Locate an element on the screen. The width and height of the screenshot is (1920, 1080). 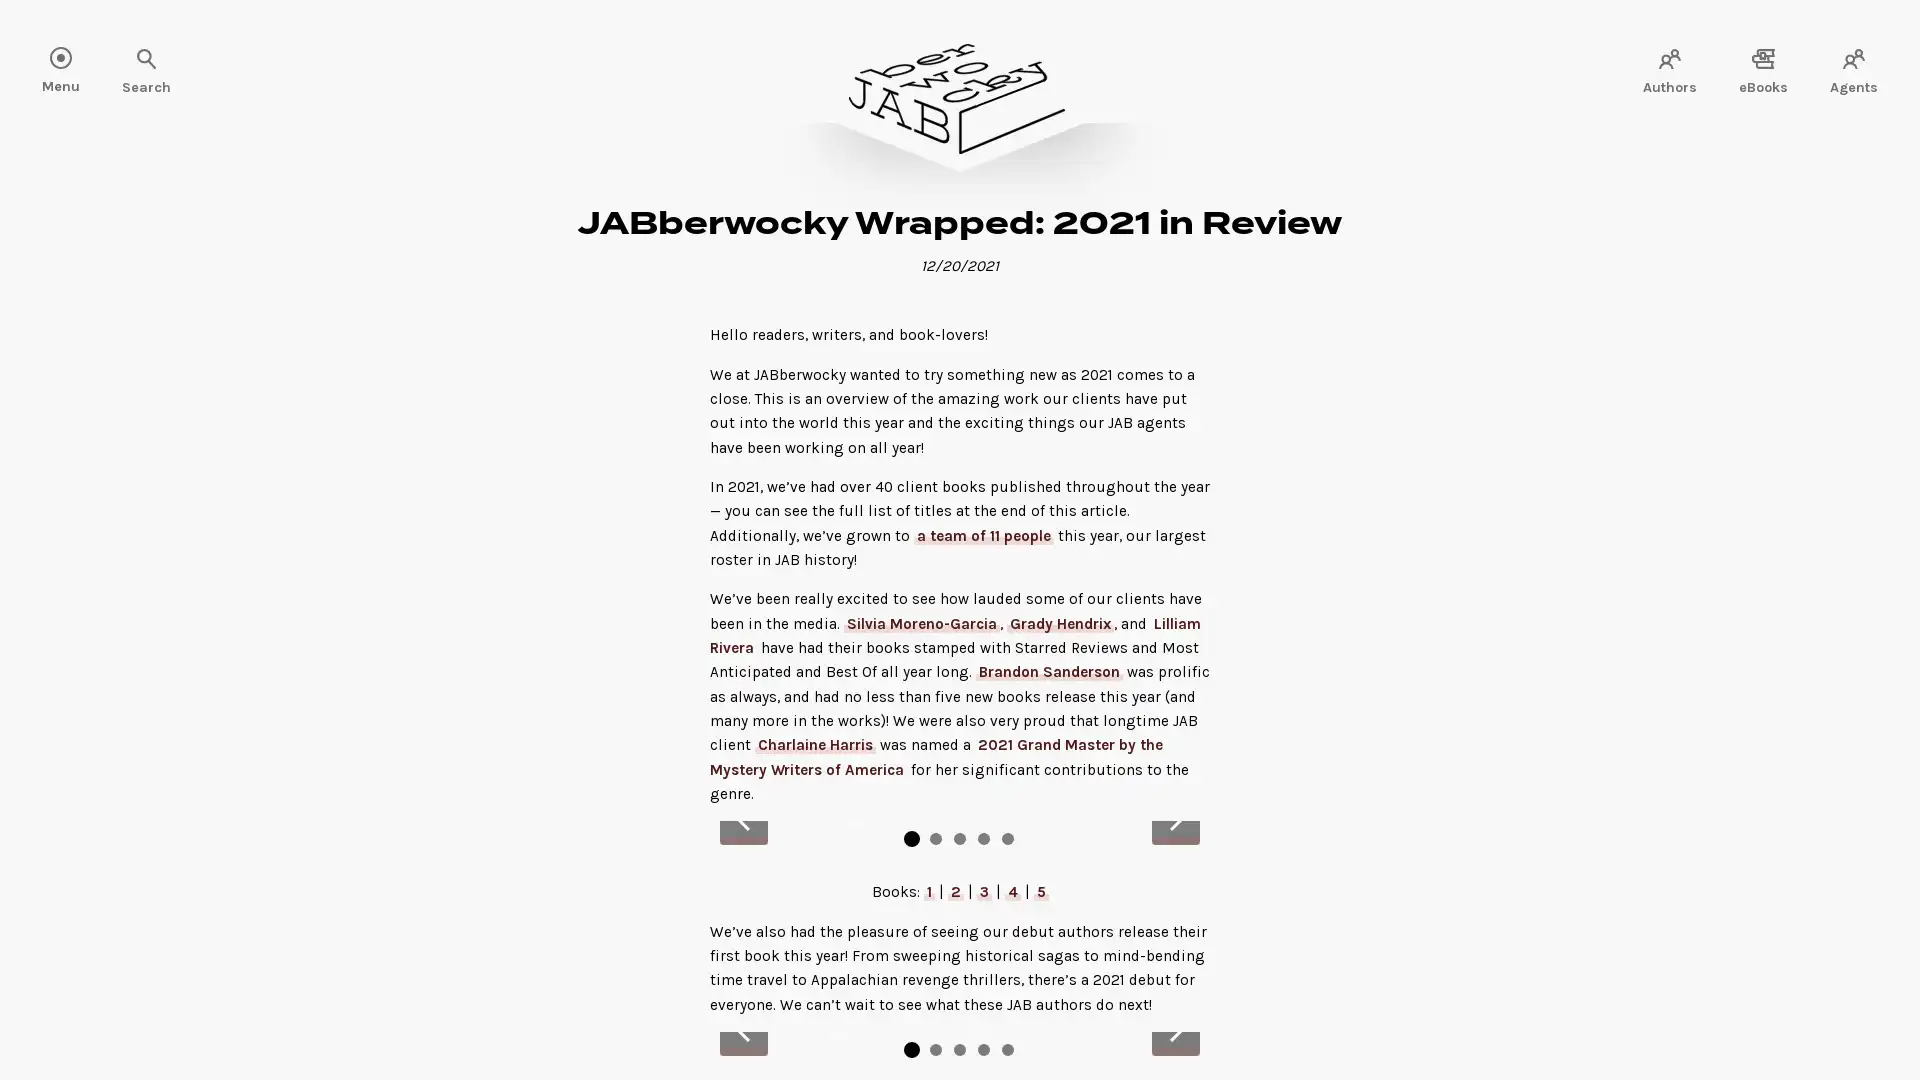
Go to slide 3 is located at coordinates (960, 1048).